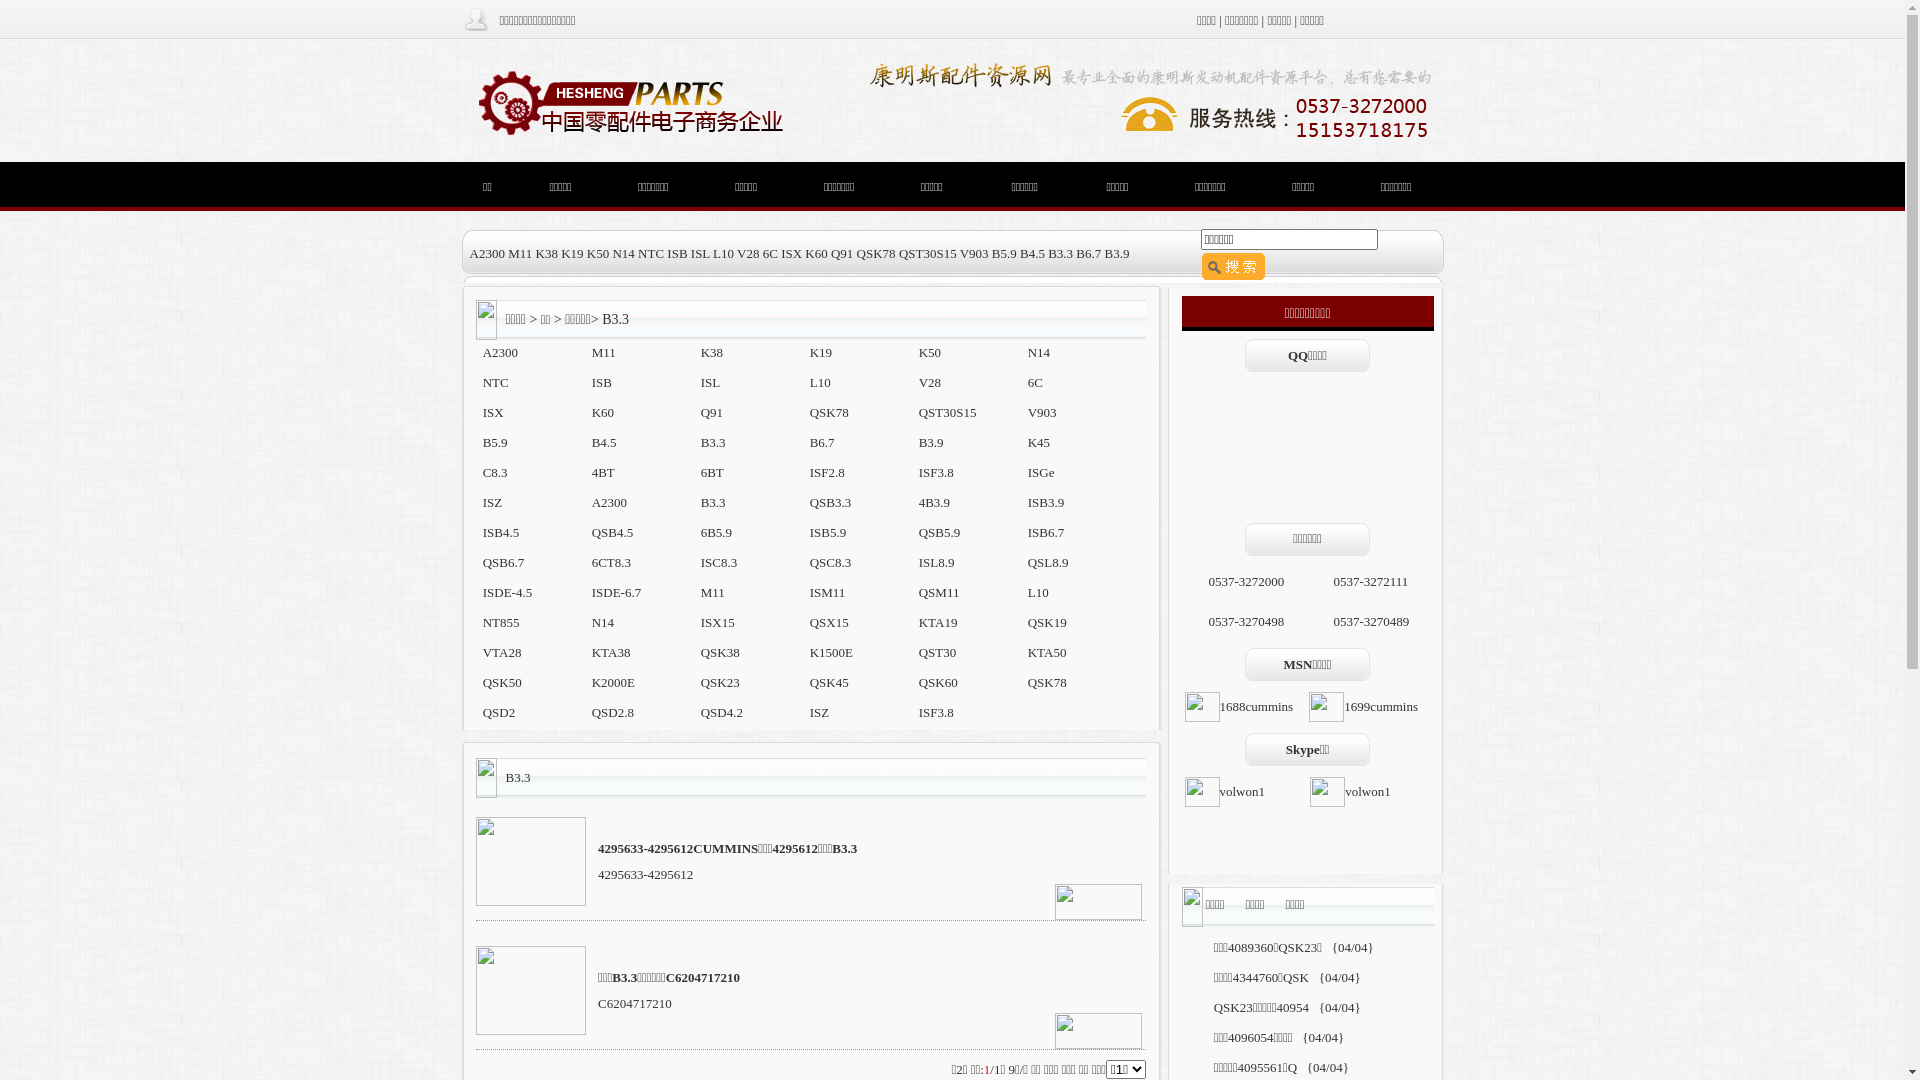 The width and height of the screenshot is (1920, 1080). Describe the element at coordinates (711, 351) in the screenshot. I see `'K38'` at that location.